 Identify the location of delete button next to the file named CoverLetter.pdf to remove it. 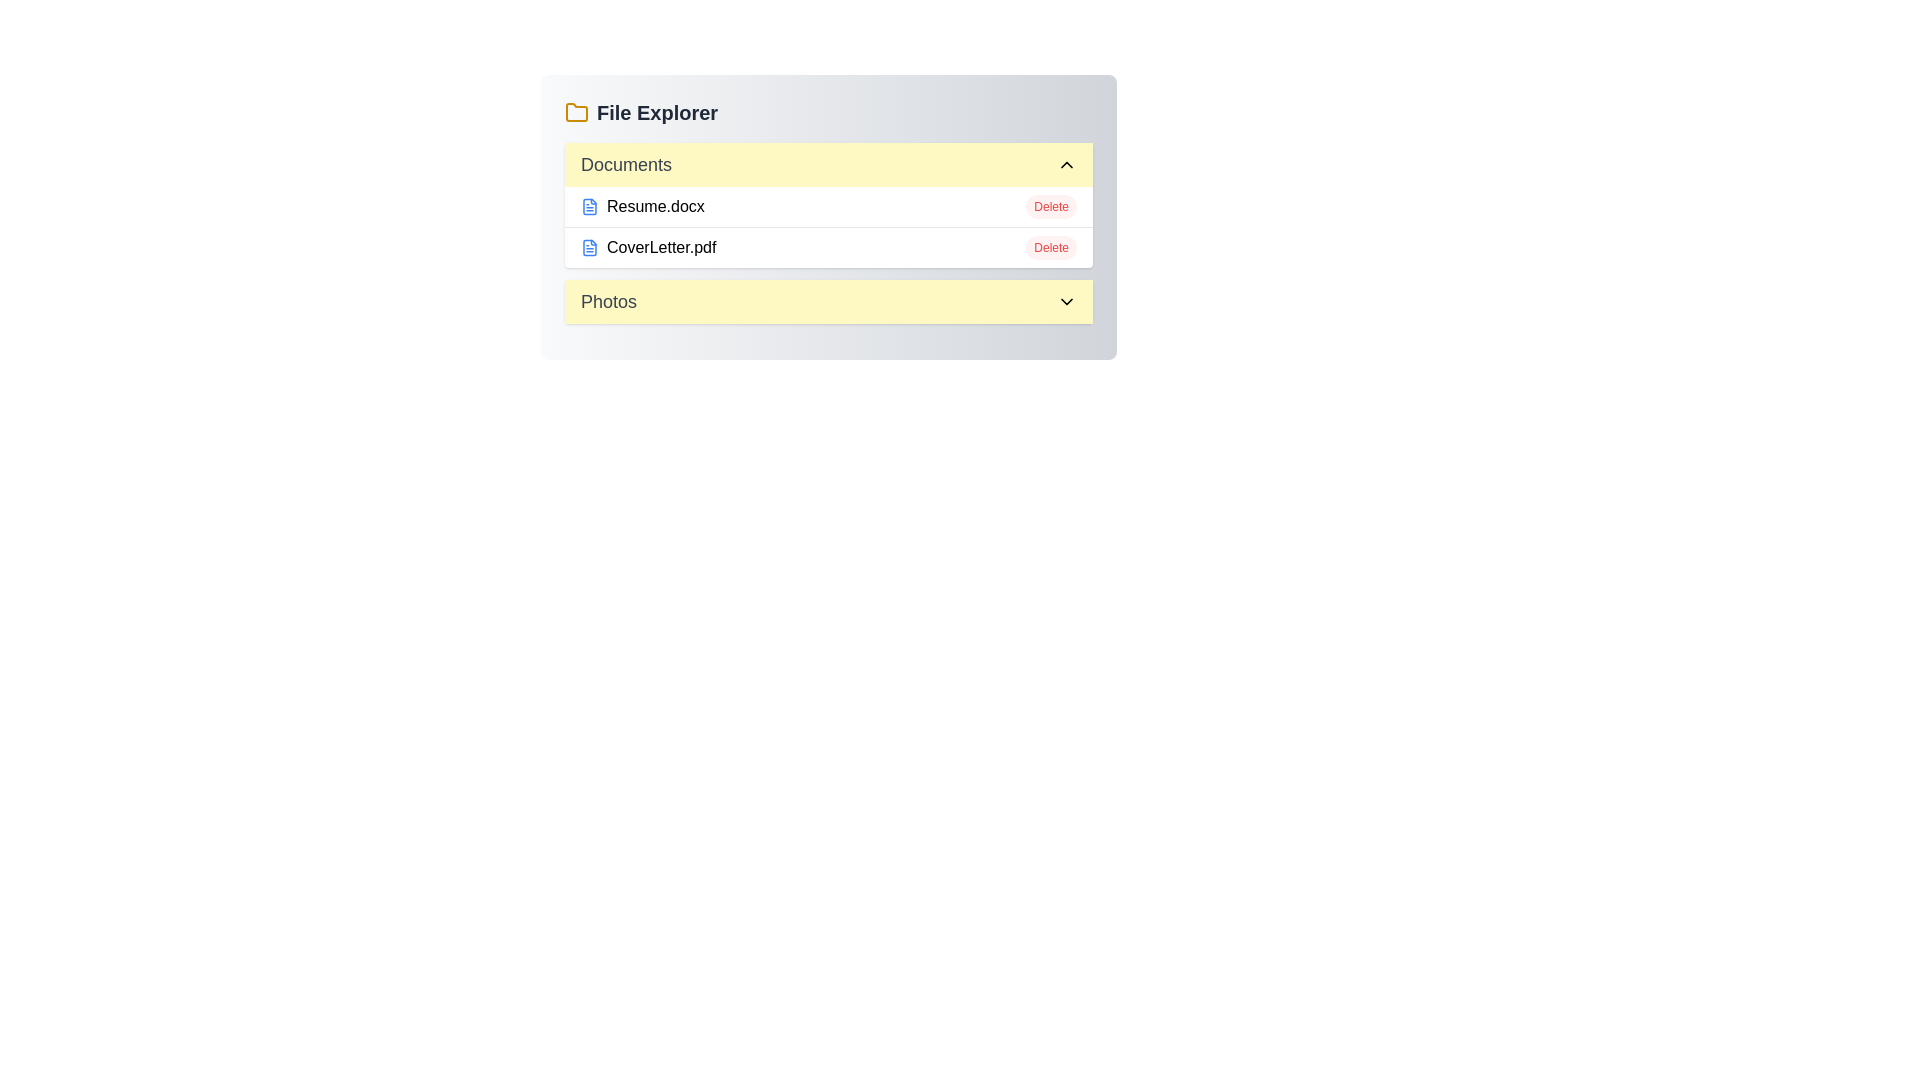
(1050, 246).